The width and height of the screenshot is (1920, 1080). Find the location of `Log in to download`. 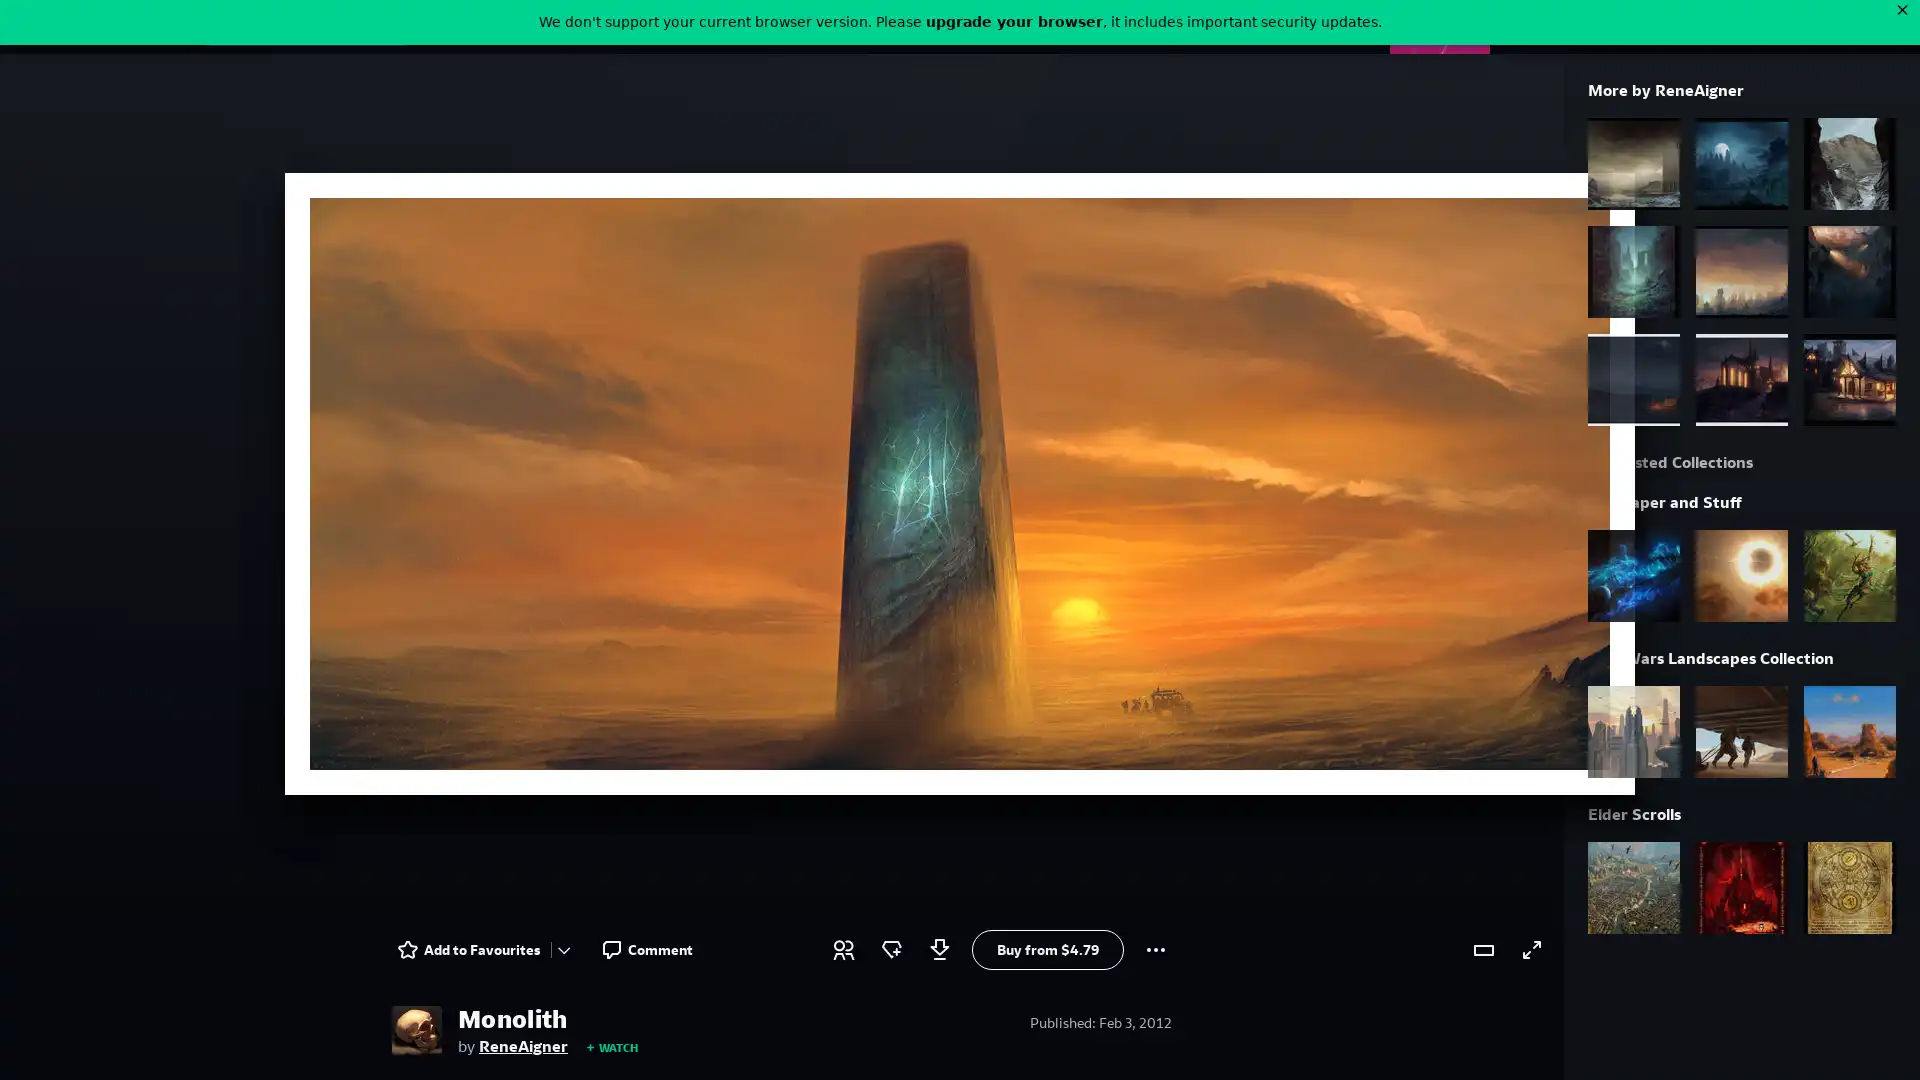

Log in to download is located at coordinates (939, 948).